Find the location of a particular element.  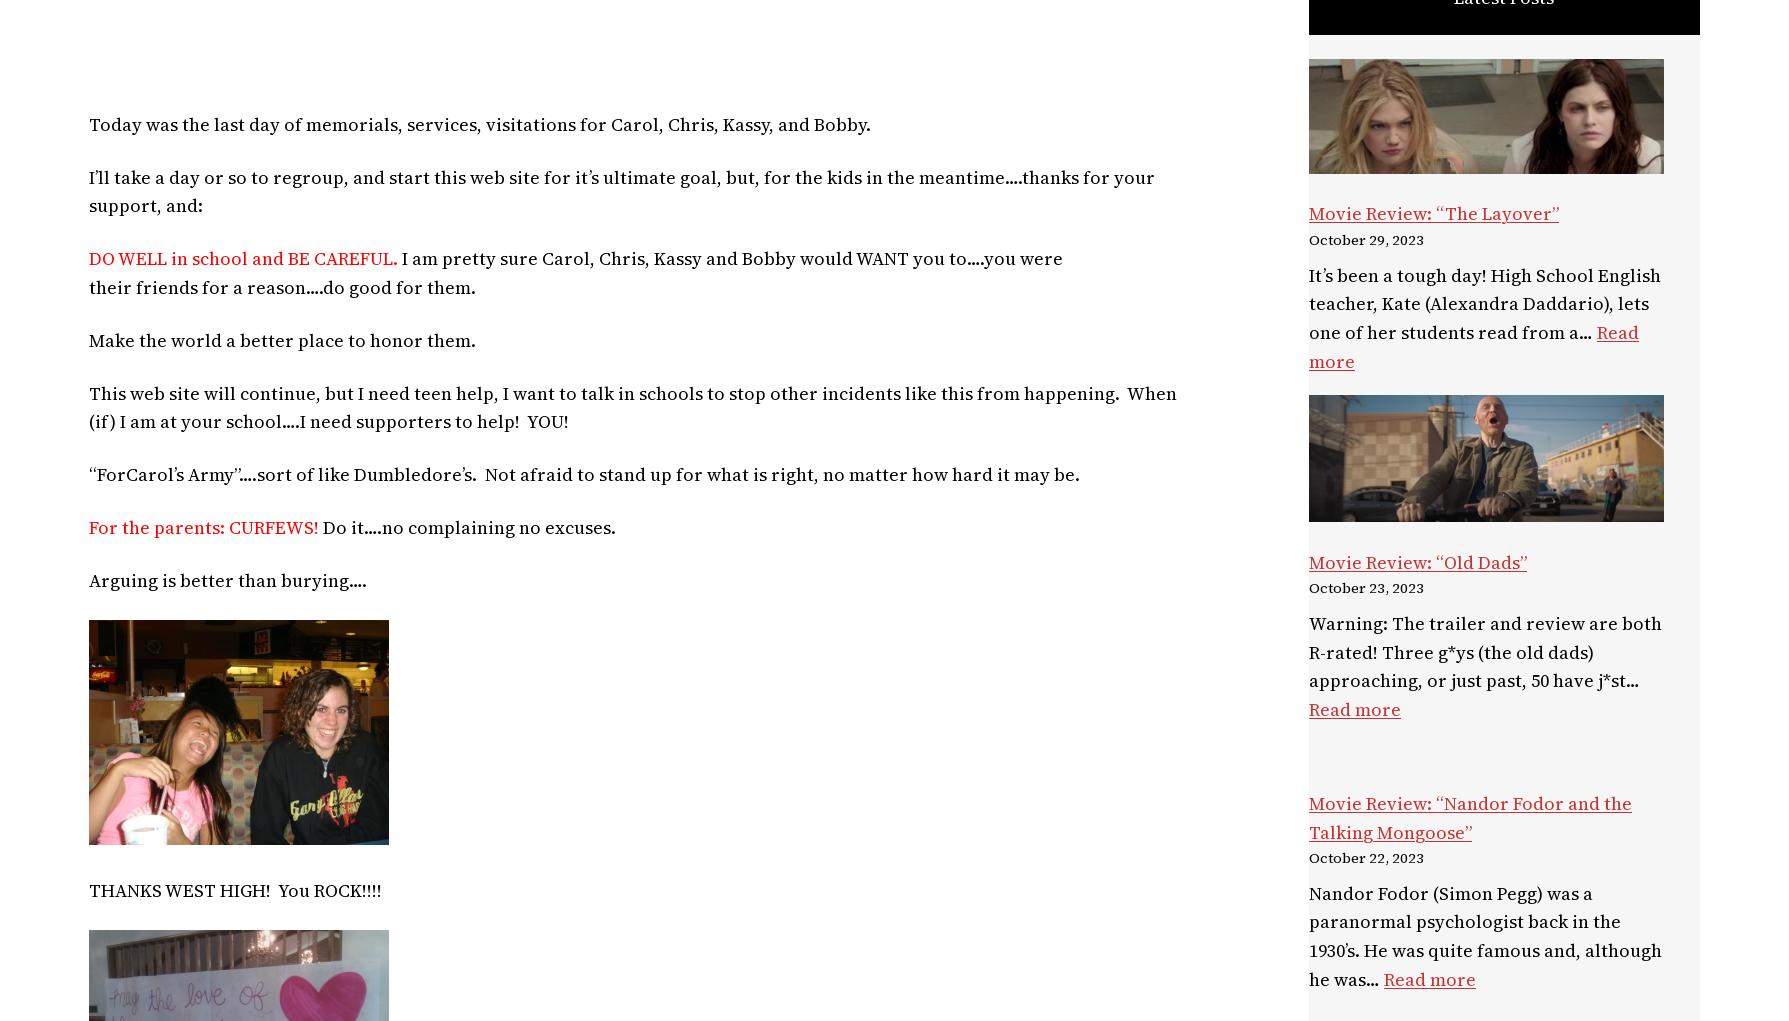

'DO WELL in school and BE CAREFUL.' is located at coordinates (88, 257).